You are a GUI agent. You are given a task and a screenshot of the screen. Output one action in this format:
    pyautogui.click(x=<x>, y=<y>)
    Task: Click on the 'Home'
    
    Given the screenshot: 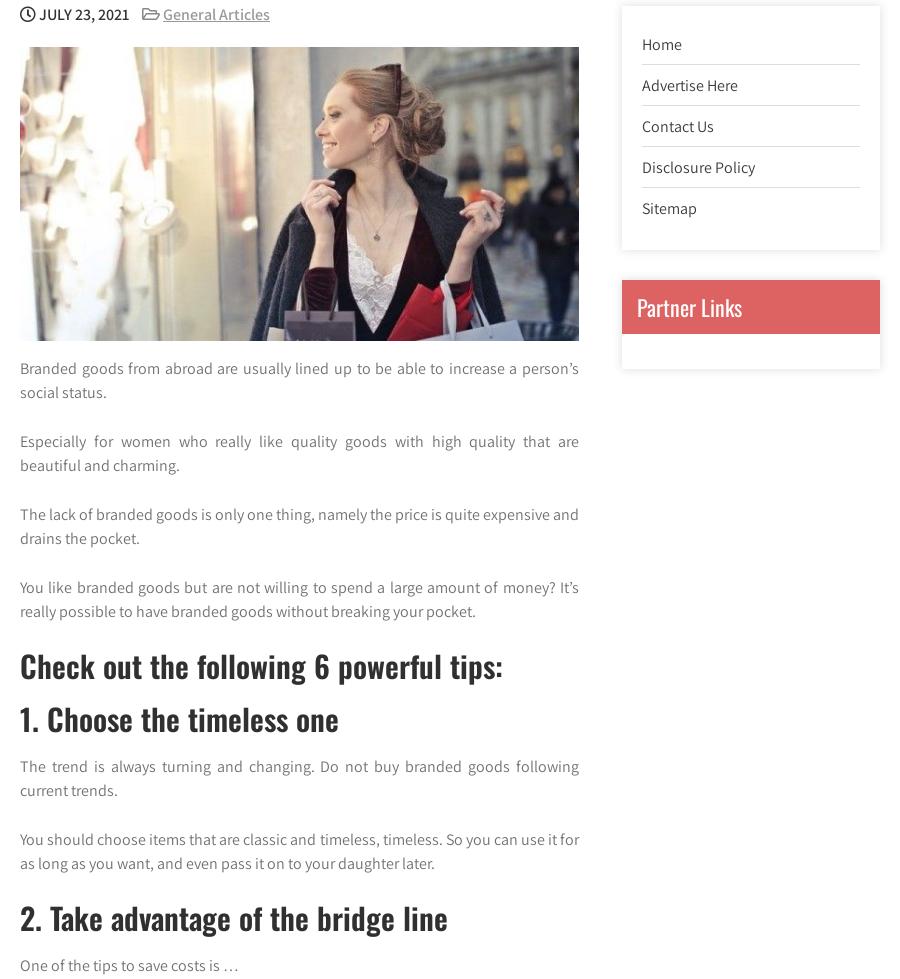 What is the action you would take?
    pyautogui.click(x=662, y=43)
    